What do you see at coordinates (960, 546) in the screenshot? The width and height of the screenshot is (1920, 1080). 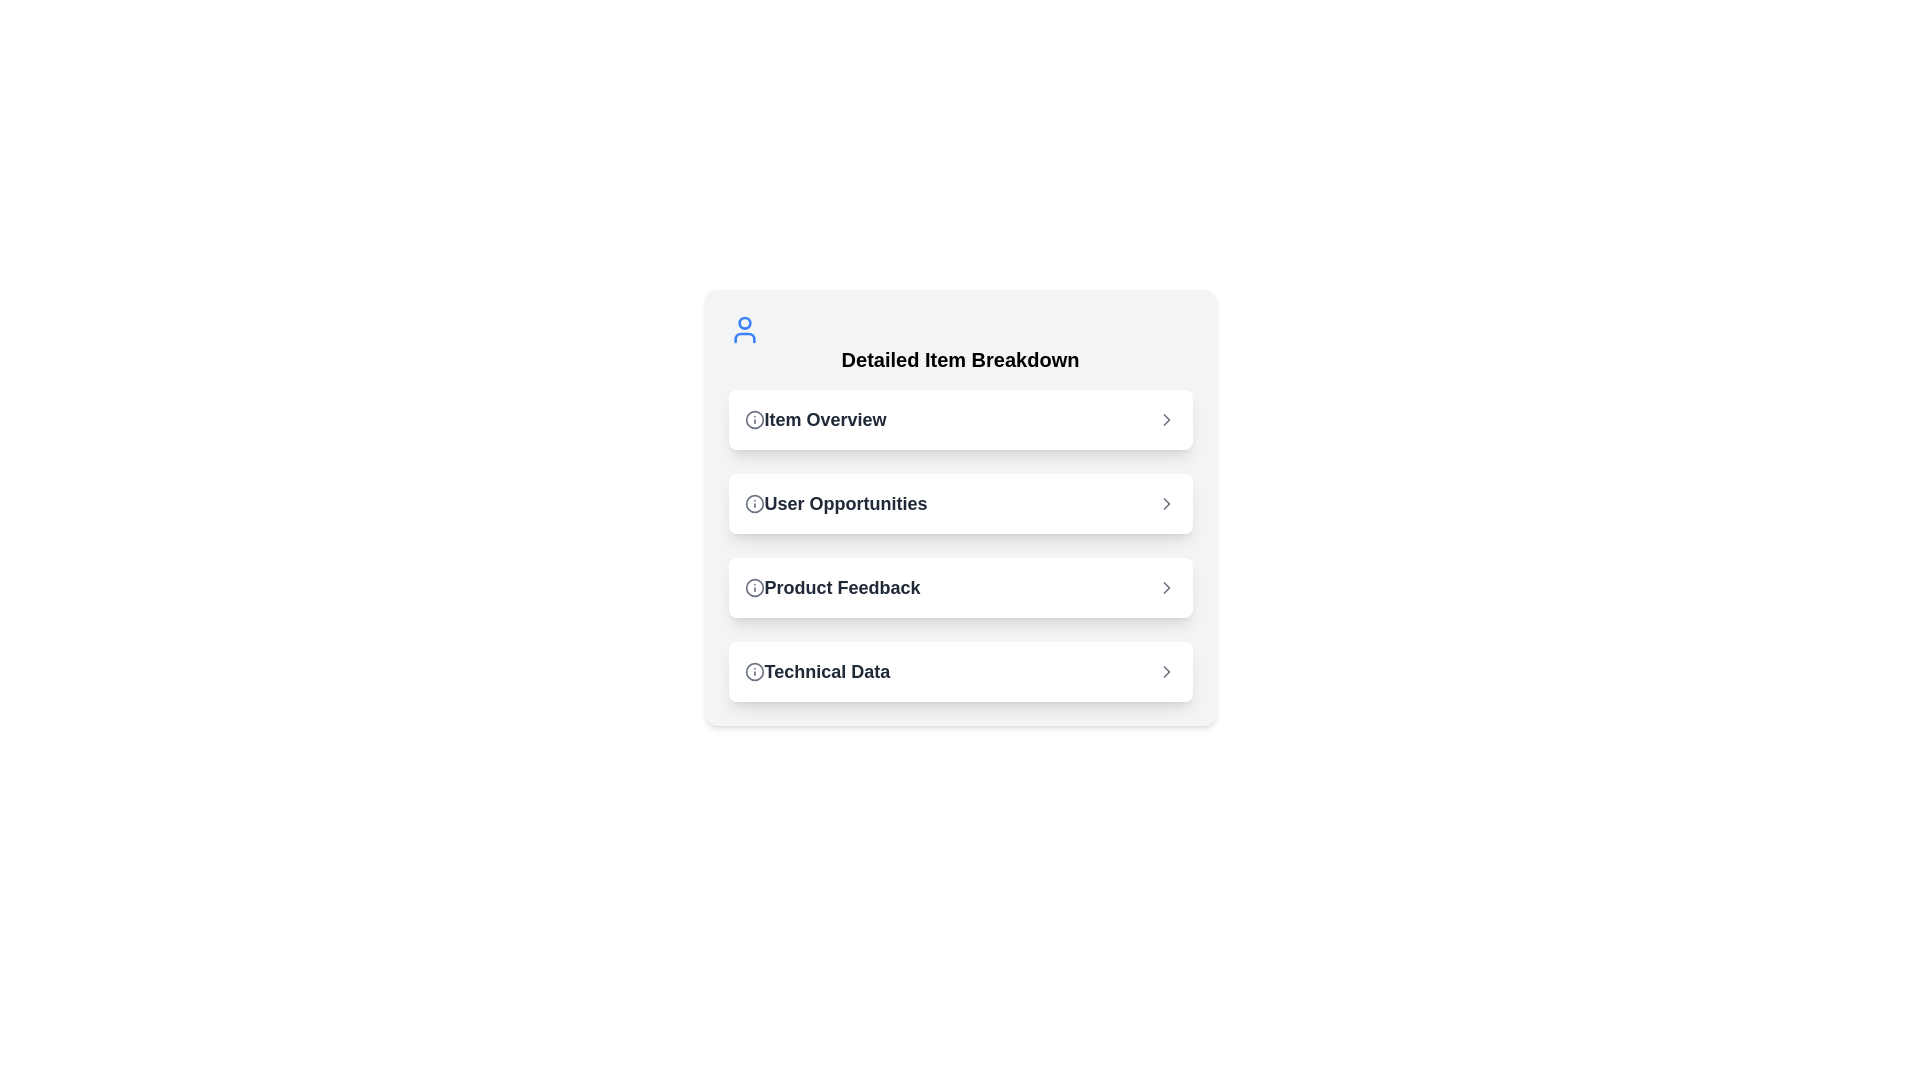 I see `the second item in the vertical menu list labeled 'User Opportunities'` at bounding box center [960, 546].